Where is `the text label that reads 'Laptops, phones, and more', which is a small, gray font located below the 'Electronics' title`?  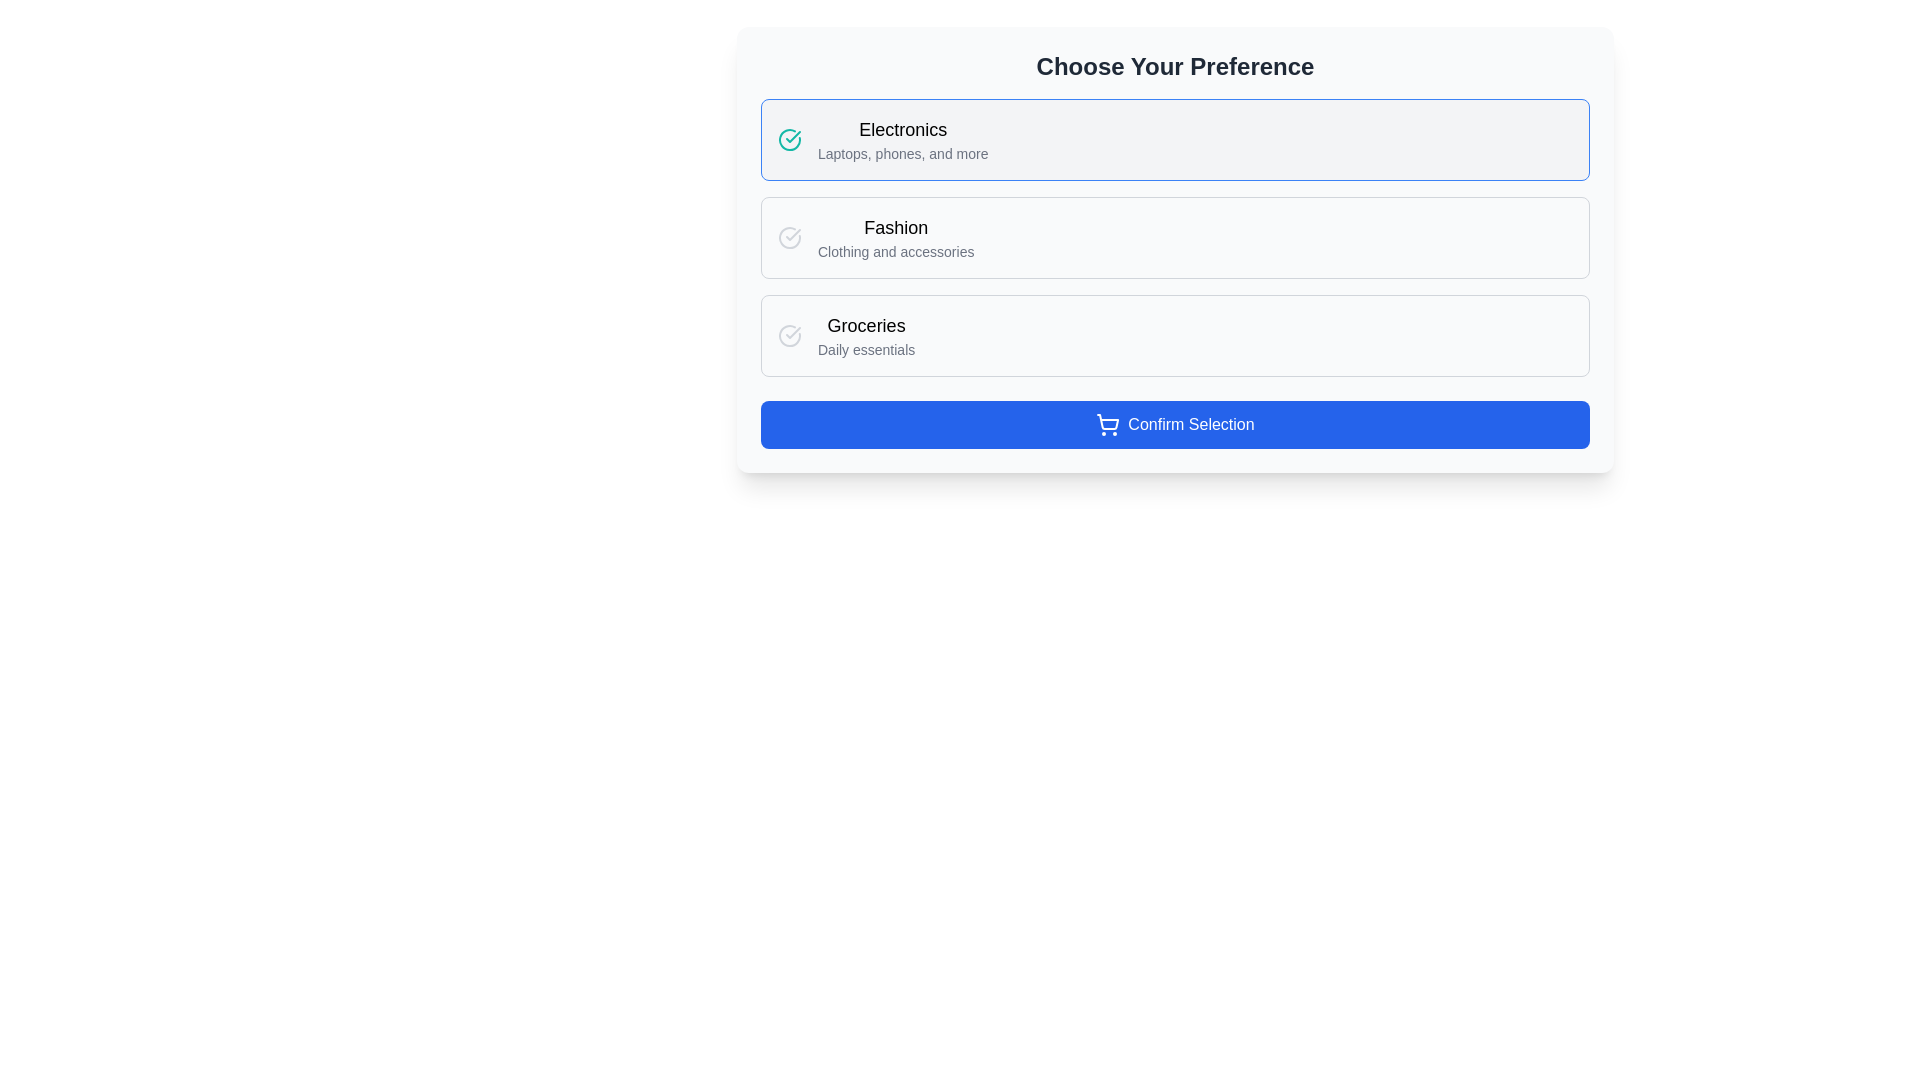 the text label that reads 'Laptops, phones, and more', which is a small, gray font located below the 'Electronics' title is located at coordinates (902, 153).